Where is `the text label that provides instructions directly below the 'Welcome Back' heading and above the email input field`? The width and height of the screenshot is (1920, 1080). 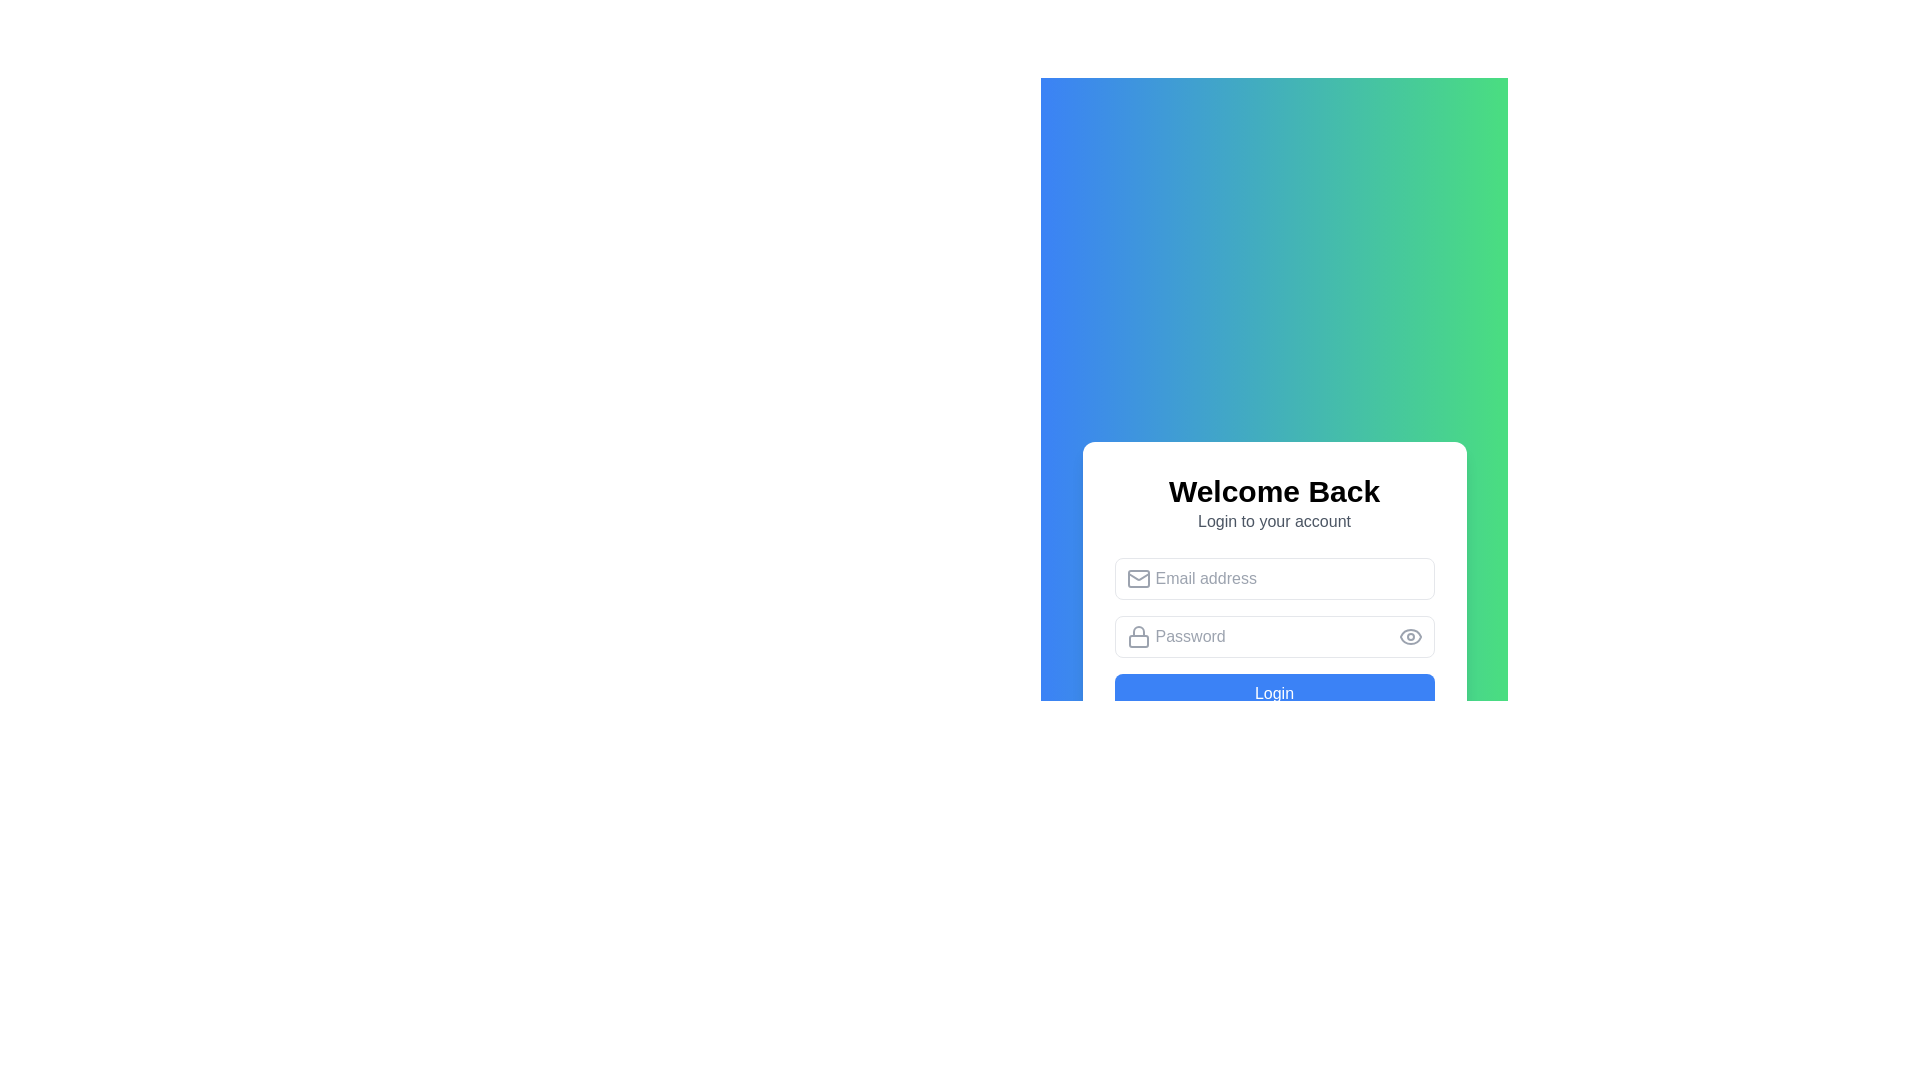
the text label that provides instructions directly below the 'Welcome Back' heading and above the email input field is located at coordinates (1273, 520).